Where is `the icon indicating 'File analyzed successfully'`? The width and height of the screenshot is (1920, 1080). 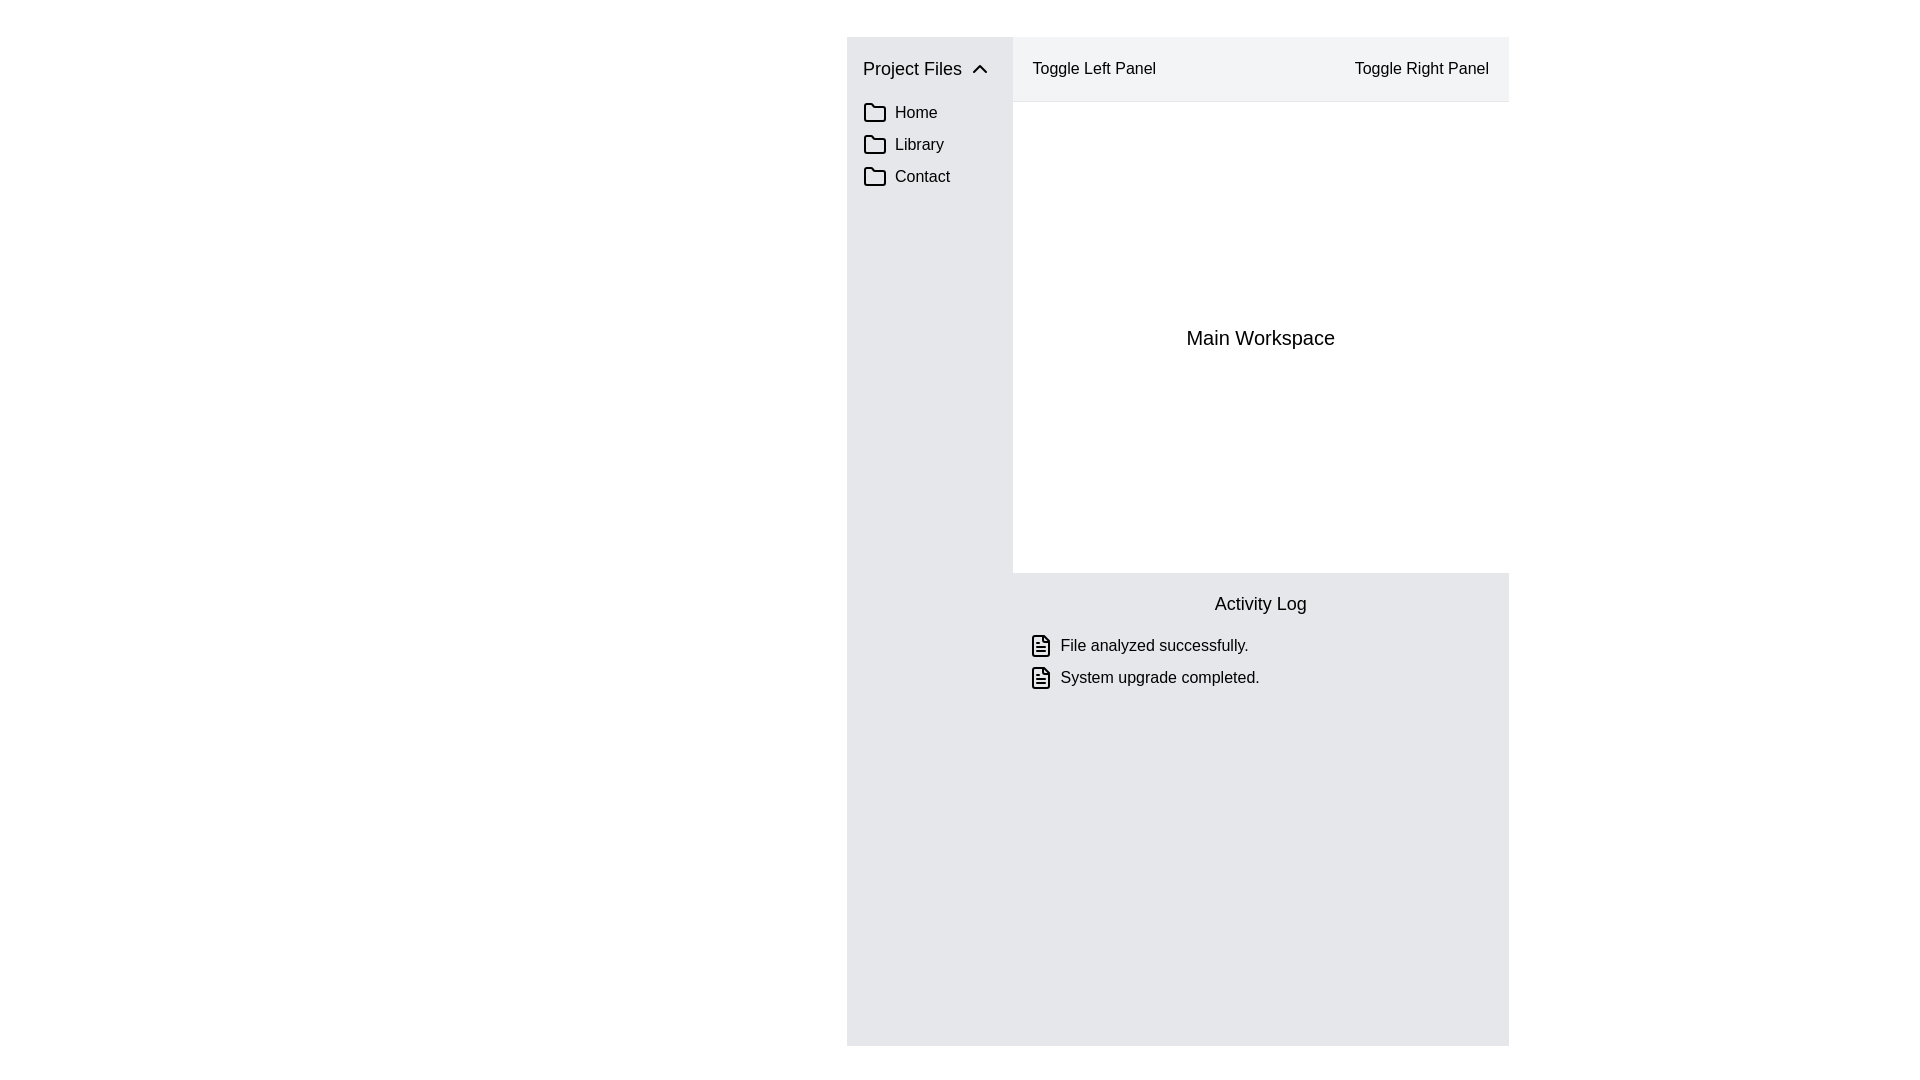 the icon indicating 'File analyzed successfully' is located at coordinates (1040, 645).